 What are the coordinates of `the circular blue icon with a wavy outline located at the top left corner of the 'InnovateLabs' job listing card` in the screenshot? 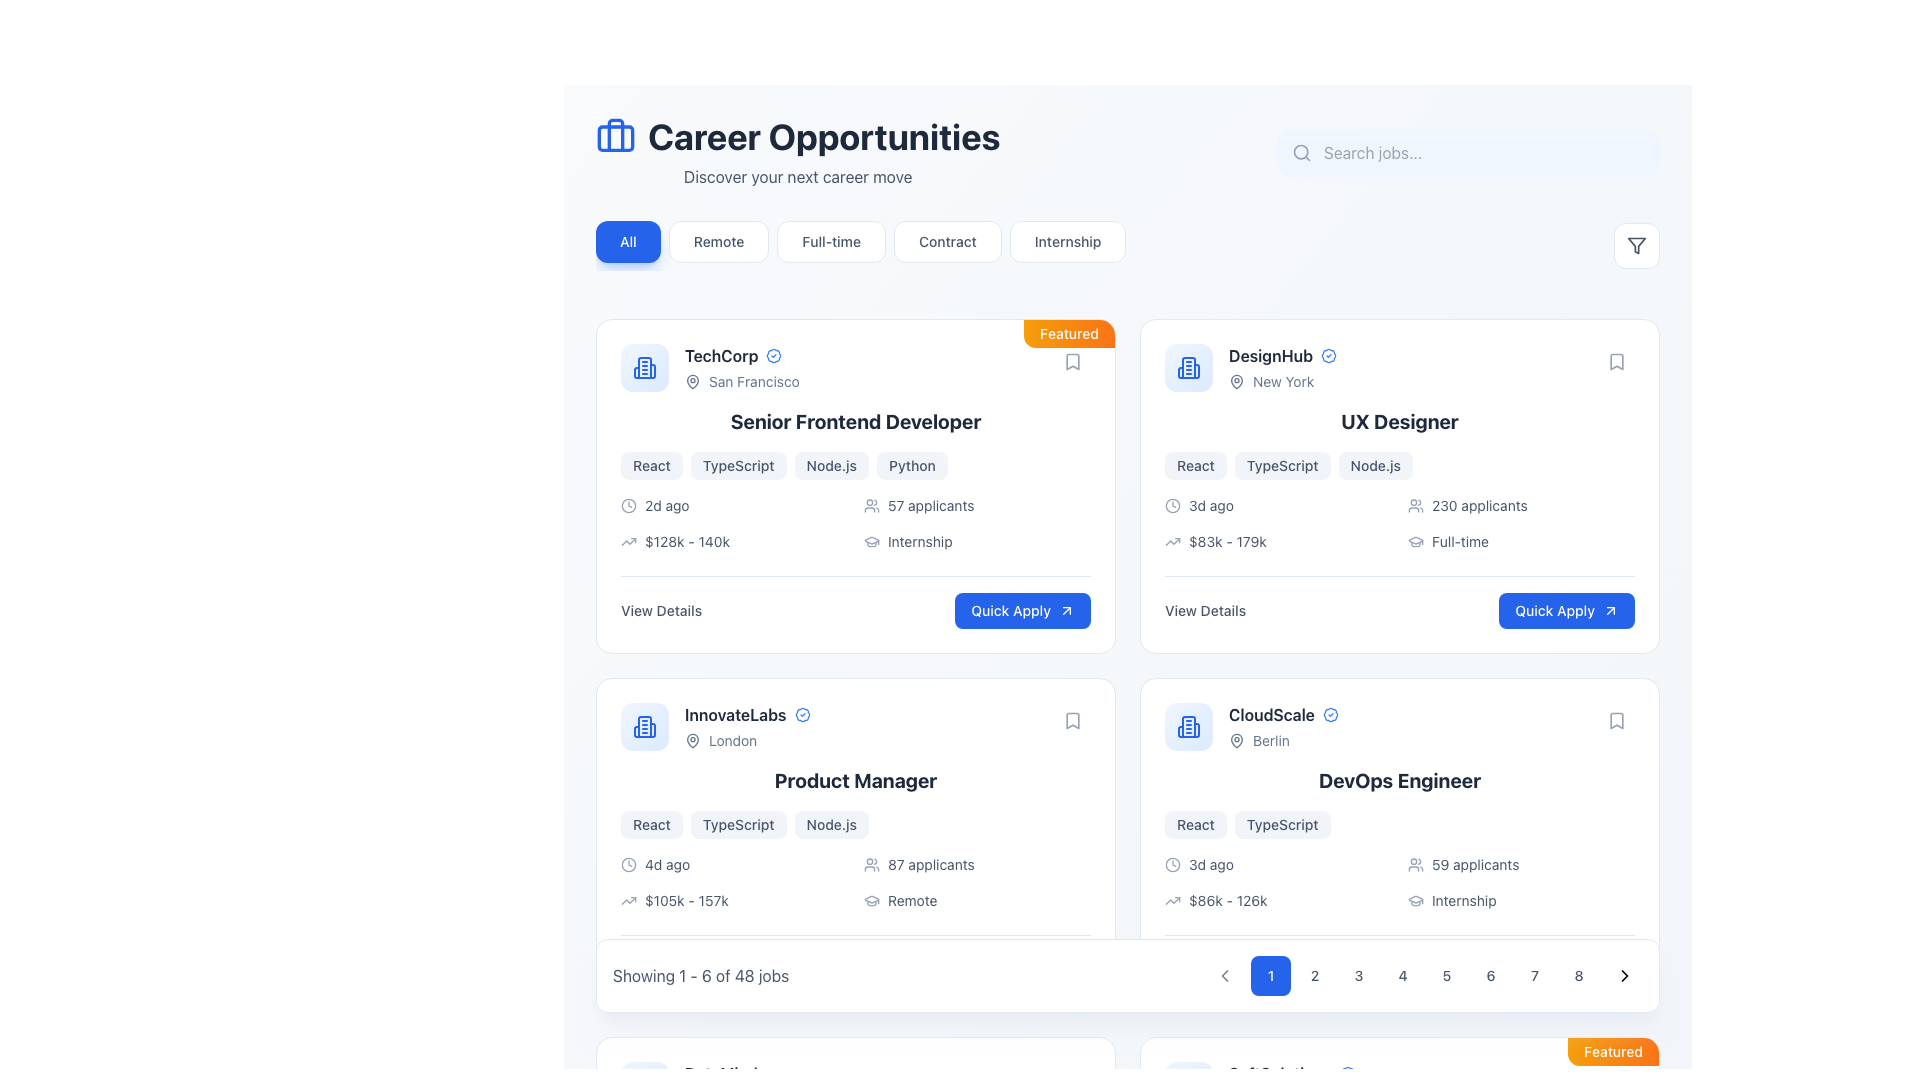 It's located at (802, 713).